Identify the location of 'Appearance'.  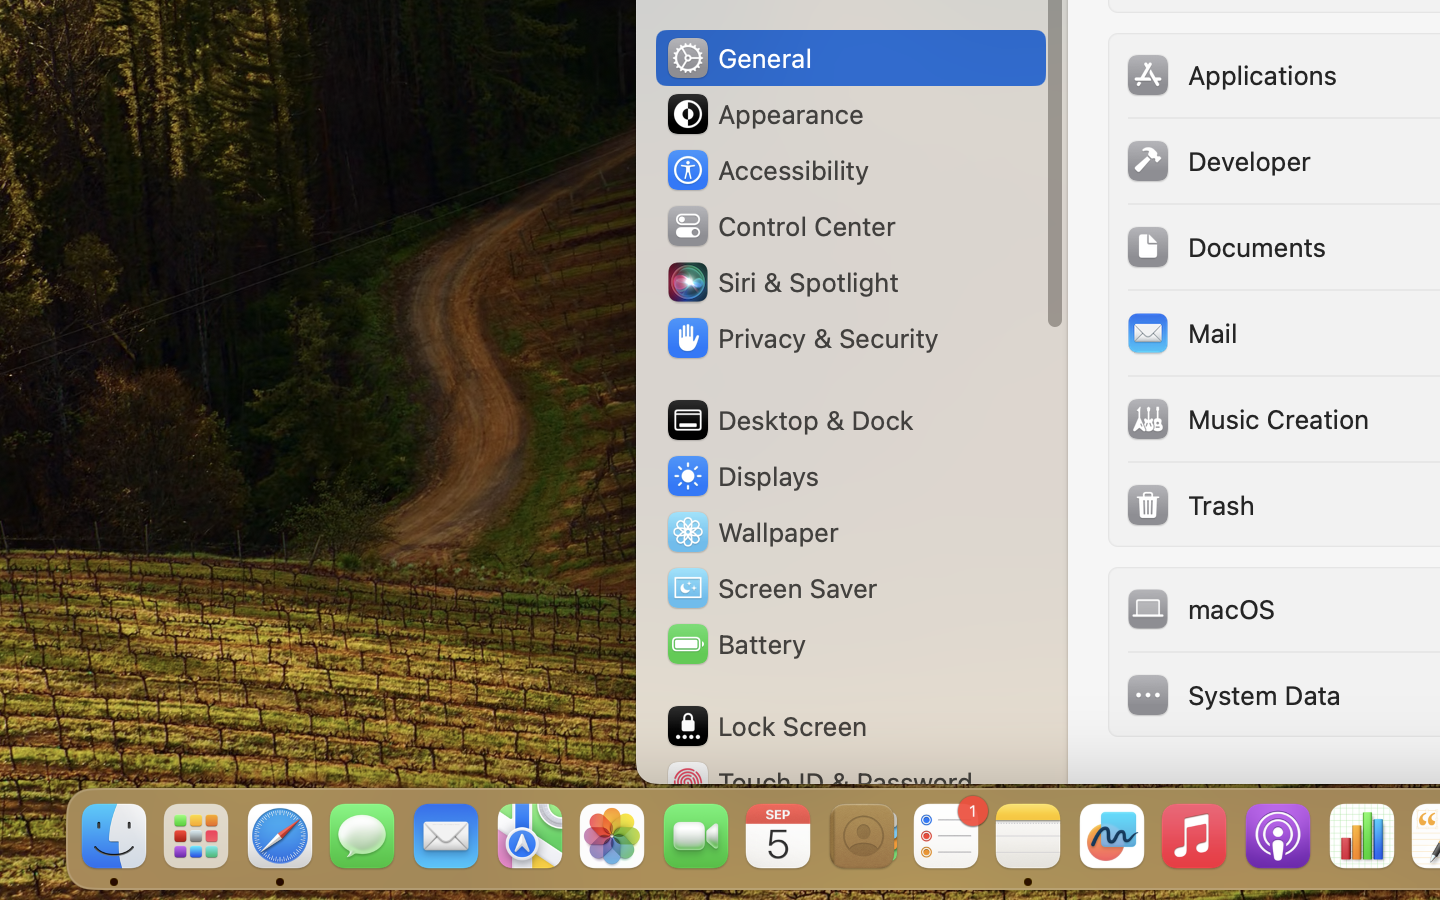
(763, 114).